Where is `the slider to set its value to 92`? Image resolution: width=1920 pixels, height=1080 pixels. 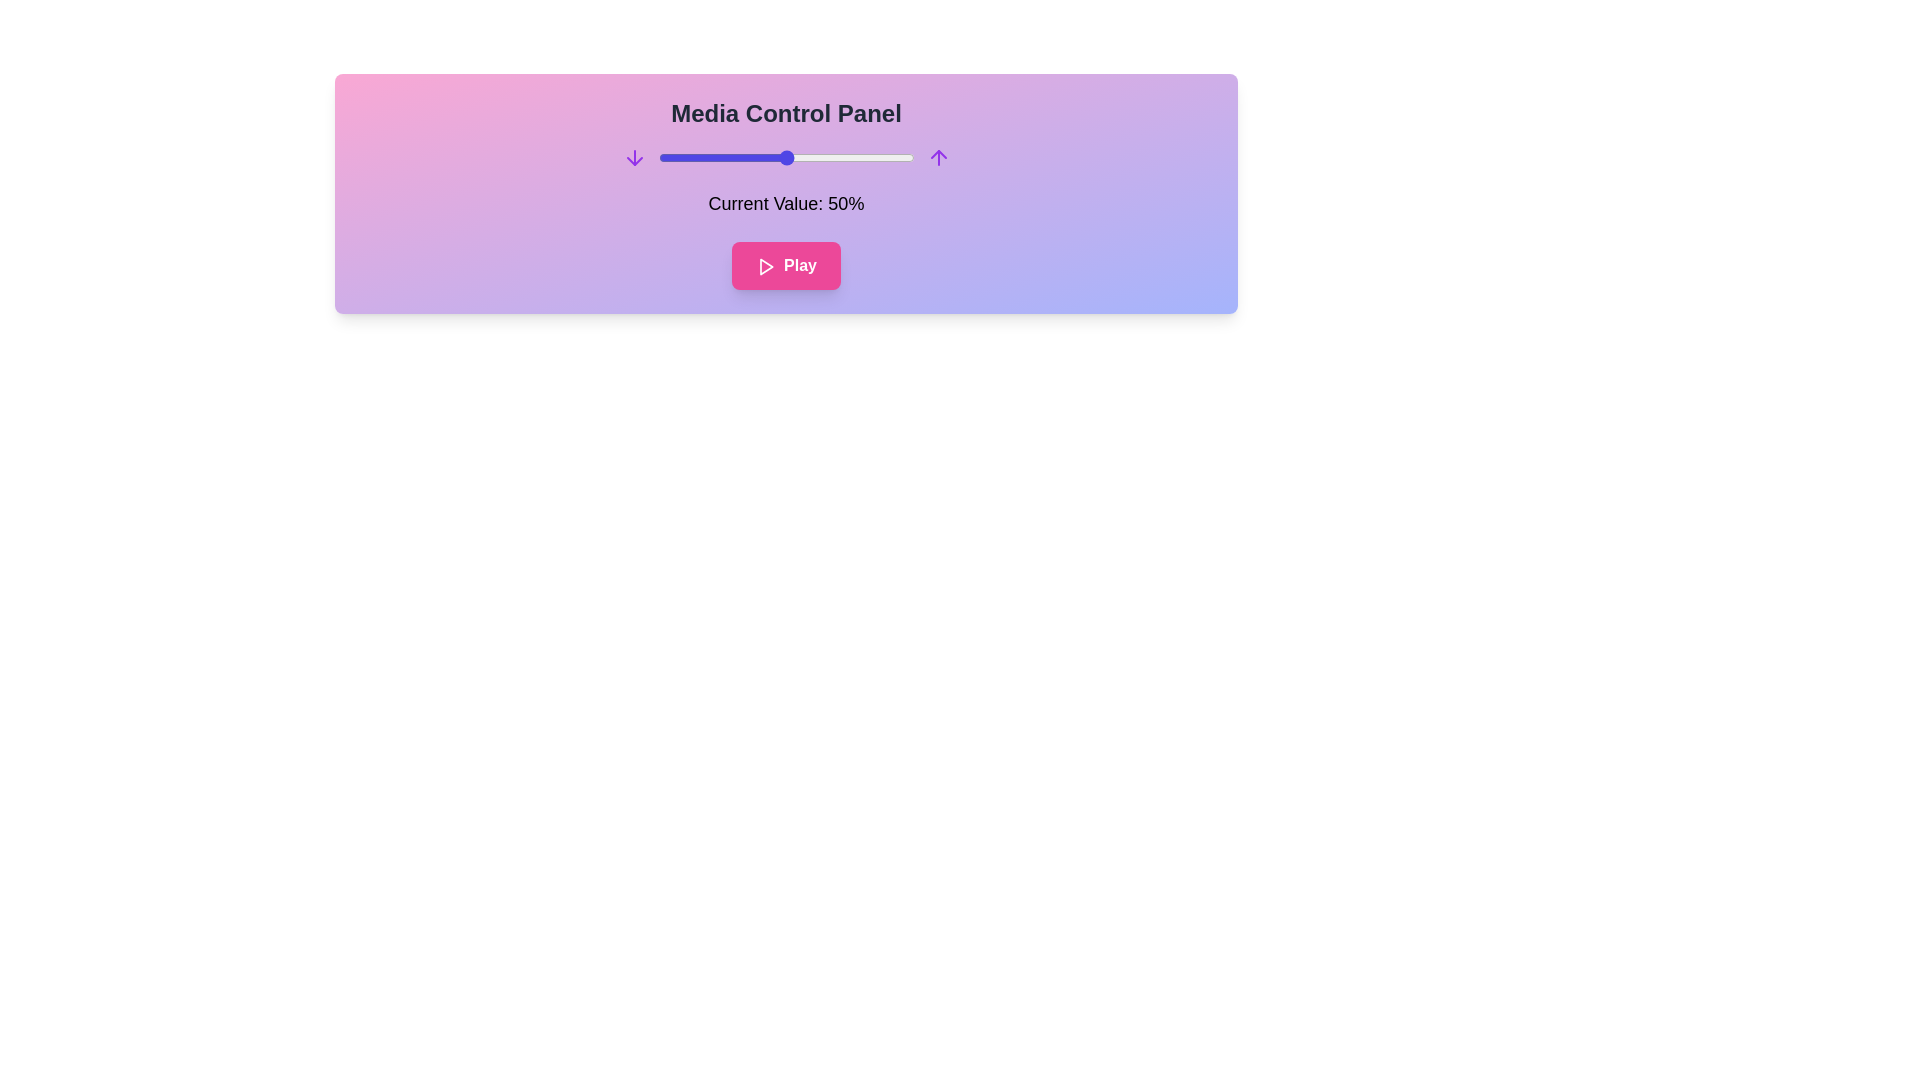 the slider to set its value to 92 is located at coordinates (892, 157).